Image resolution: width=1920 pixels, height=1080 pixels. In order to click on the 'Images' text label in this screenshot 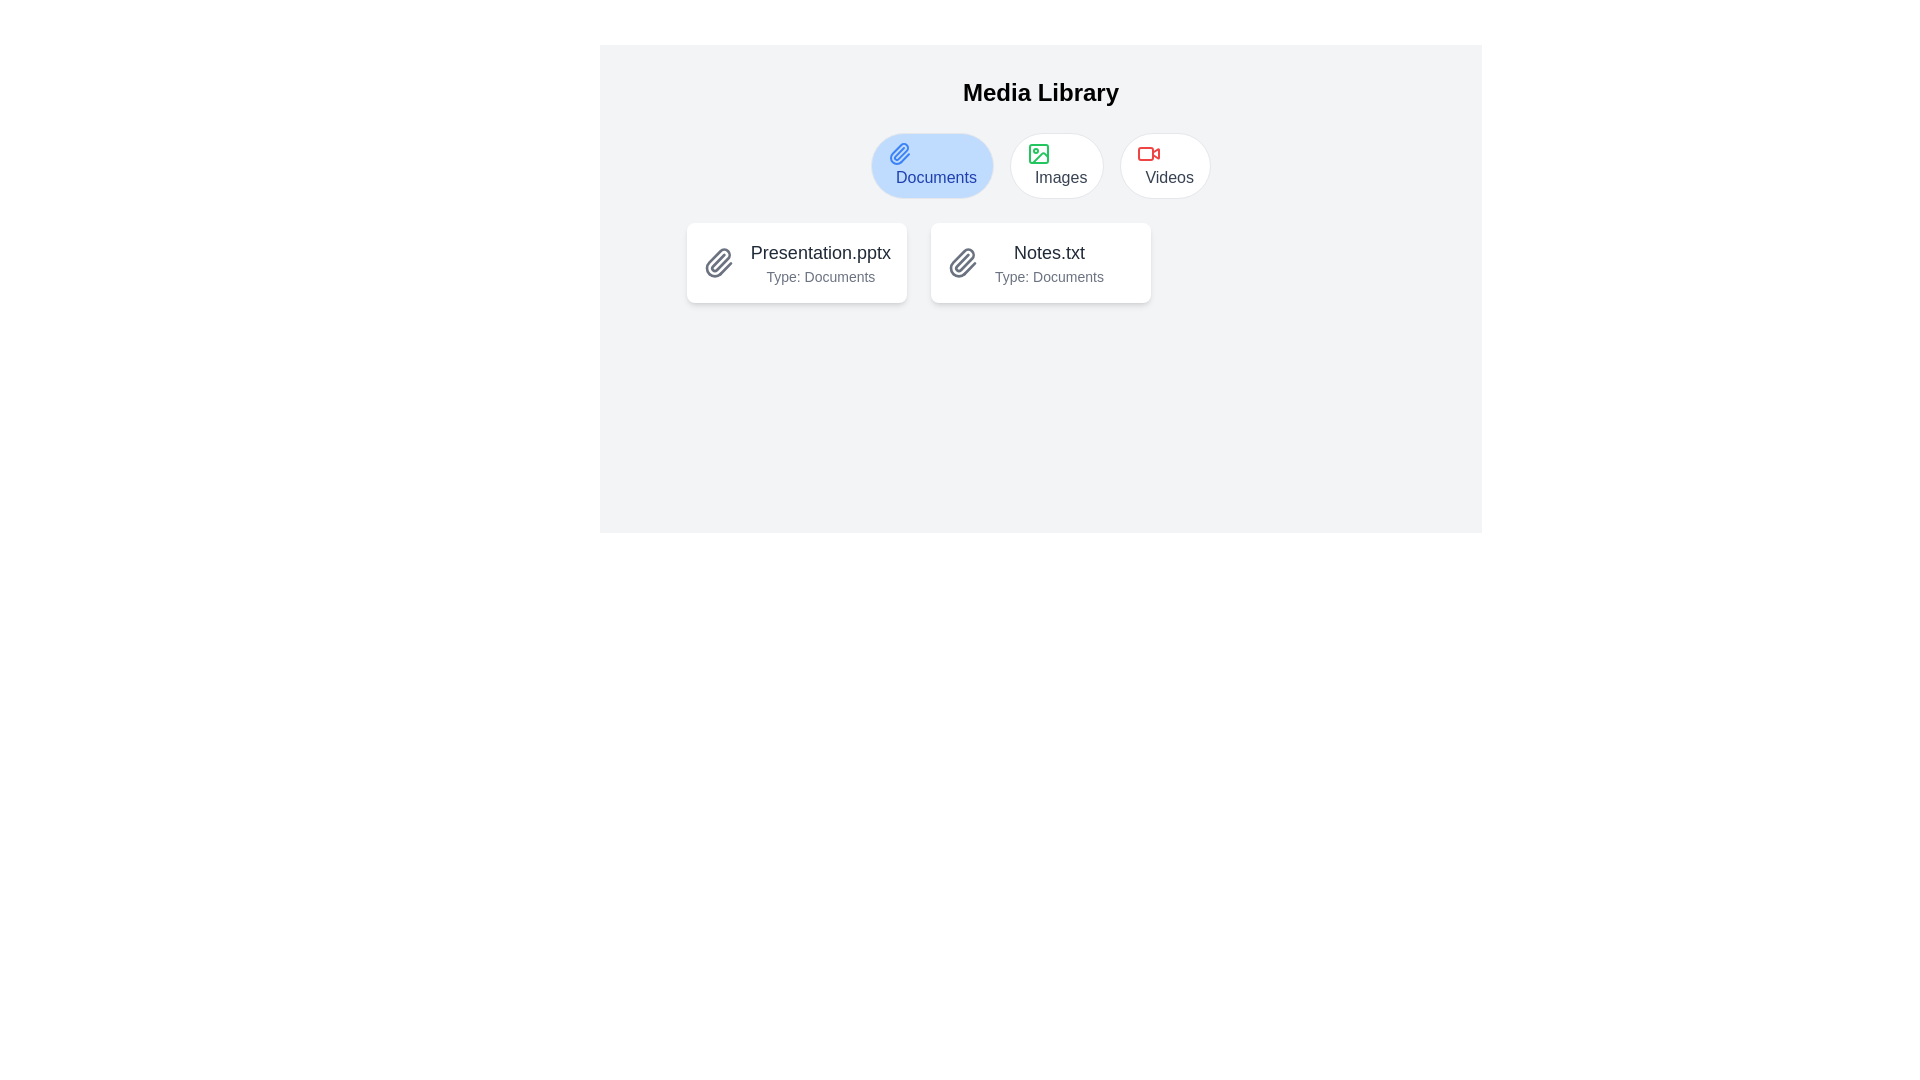, I will do `click(1060, 176)`.